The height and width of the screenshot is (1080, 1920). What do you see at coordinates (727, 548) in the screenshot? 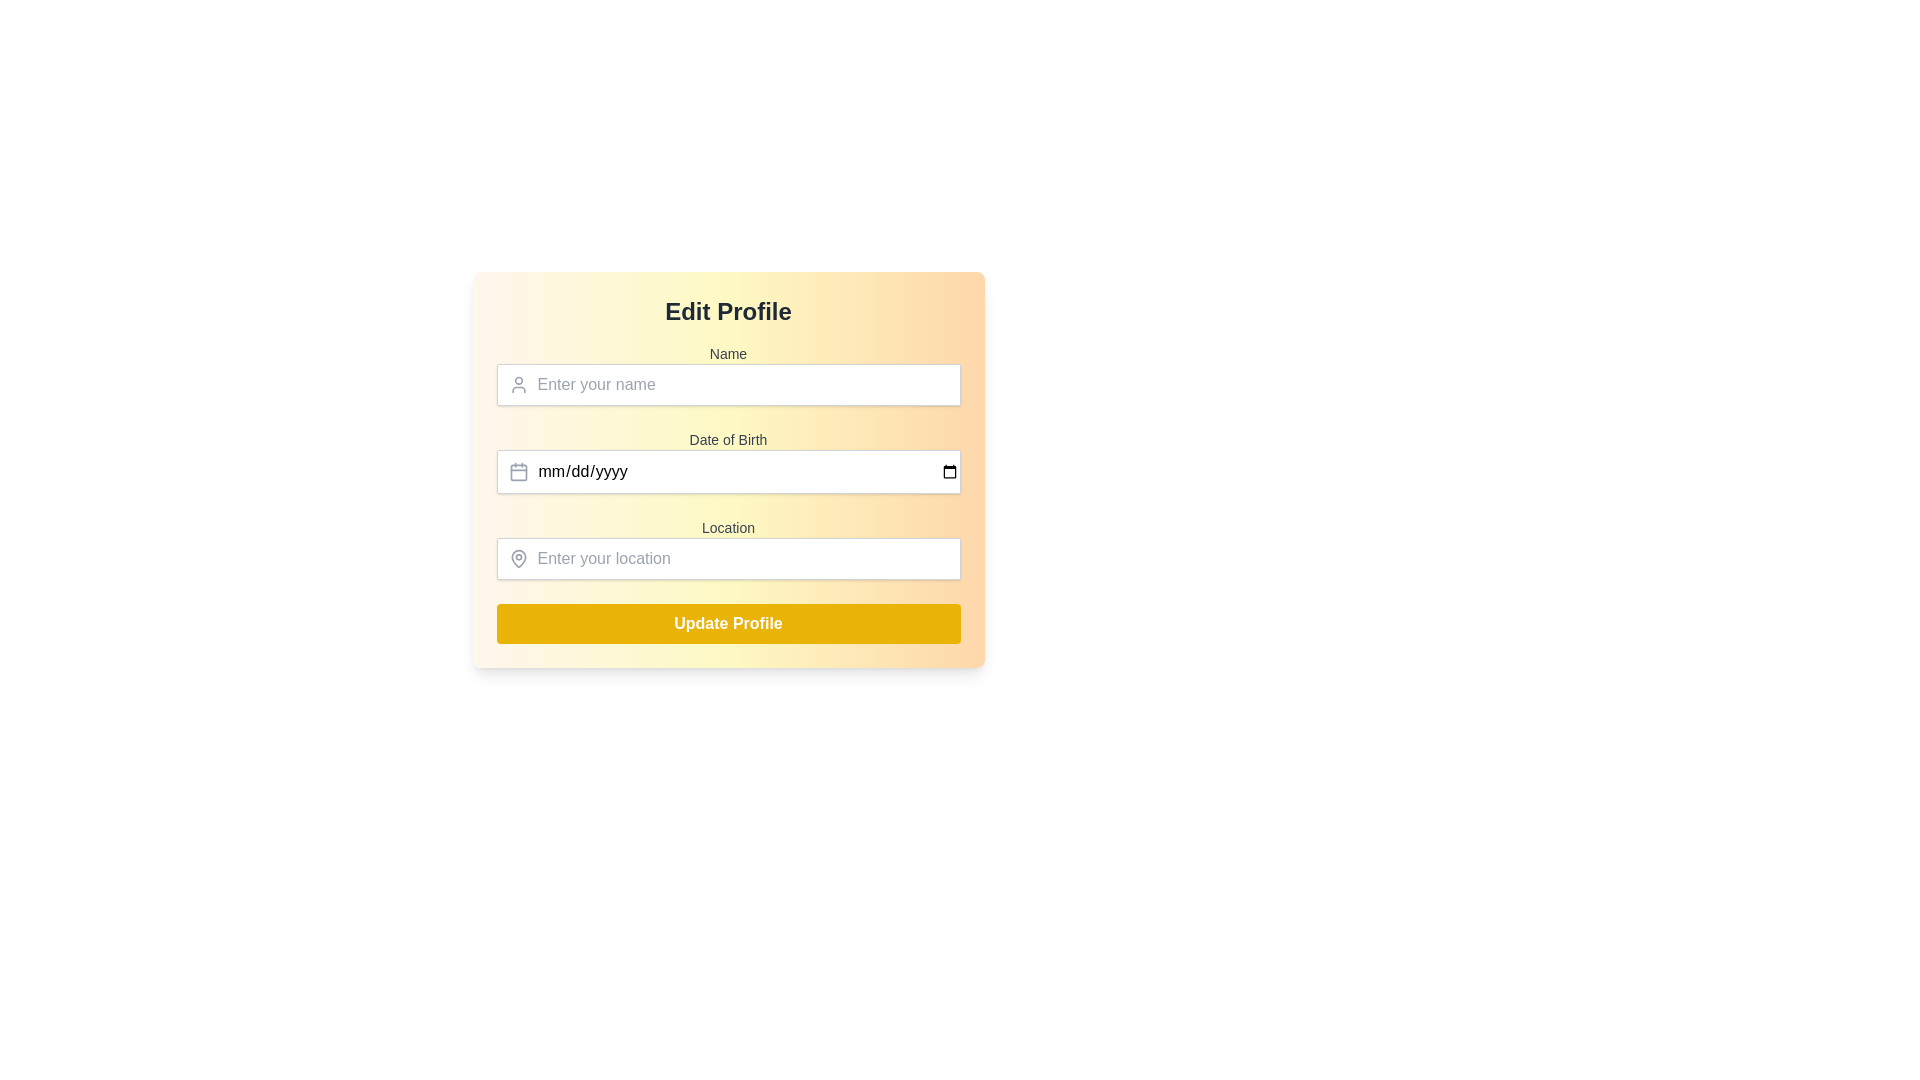
I see `the label that indicates the associated input for entering the user's location, which is located under the 'Date of Birth' field and above the input section for entering the location` at bounding box center [727, 548].